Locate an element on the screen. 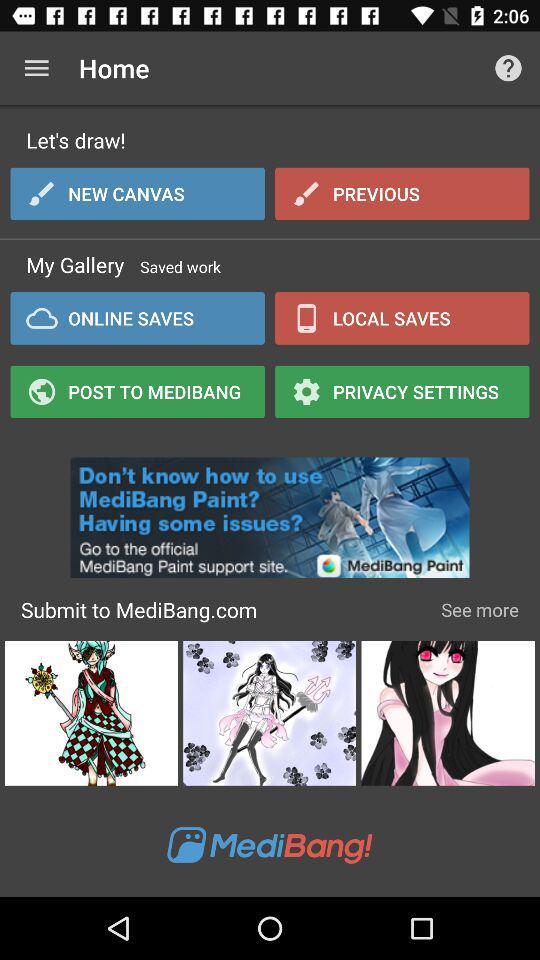 This screenshot has width=540, height=960. drawing to submit is located at coordinates (448, 713).